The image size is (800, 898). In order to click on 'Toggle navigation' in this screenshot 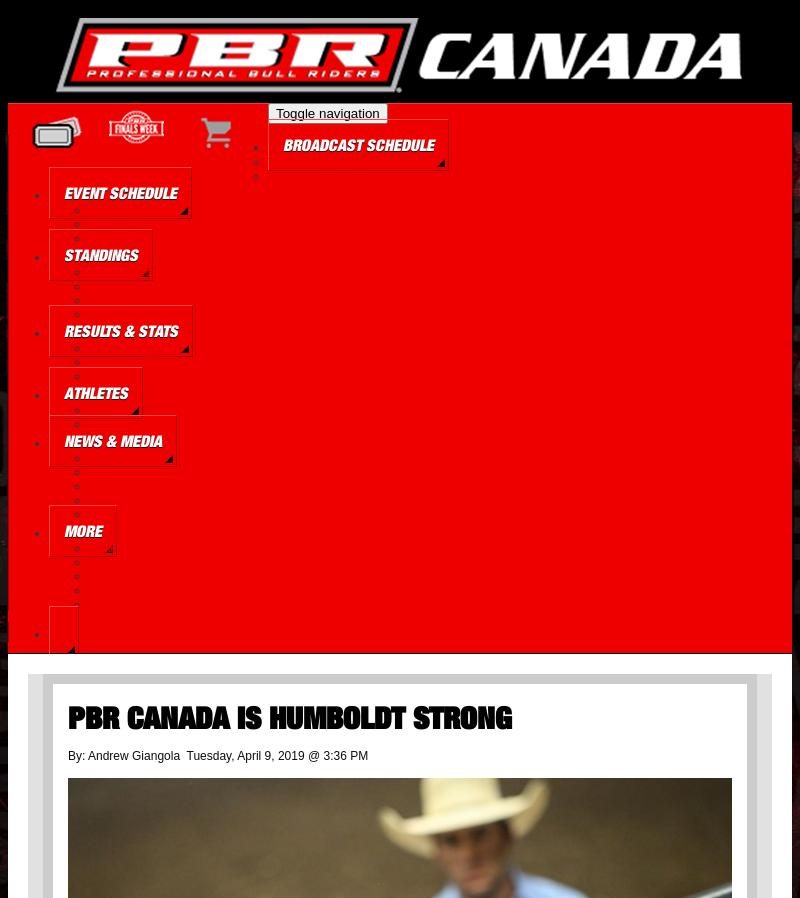, I will do `click(326, 112)`.